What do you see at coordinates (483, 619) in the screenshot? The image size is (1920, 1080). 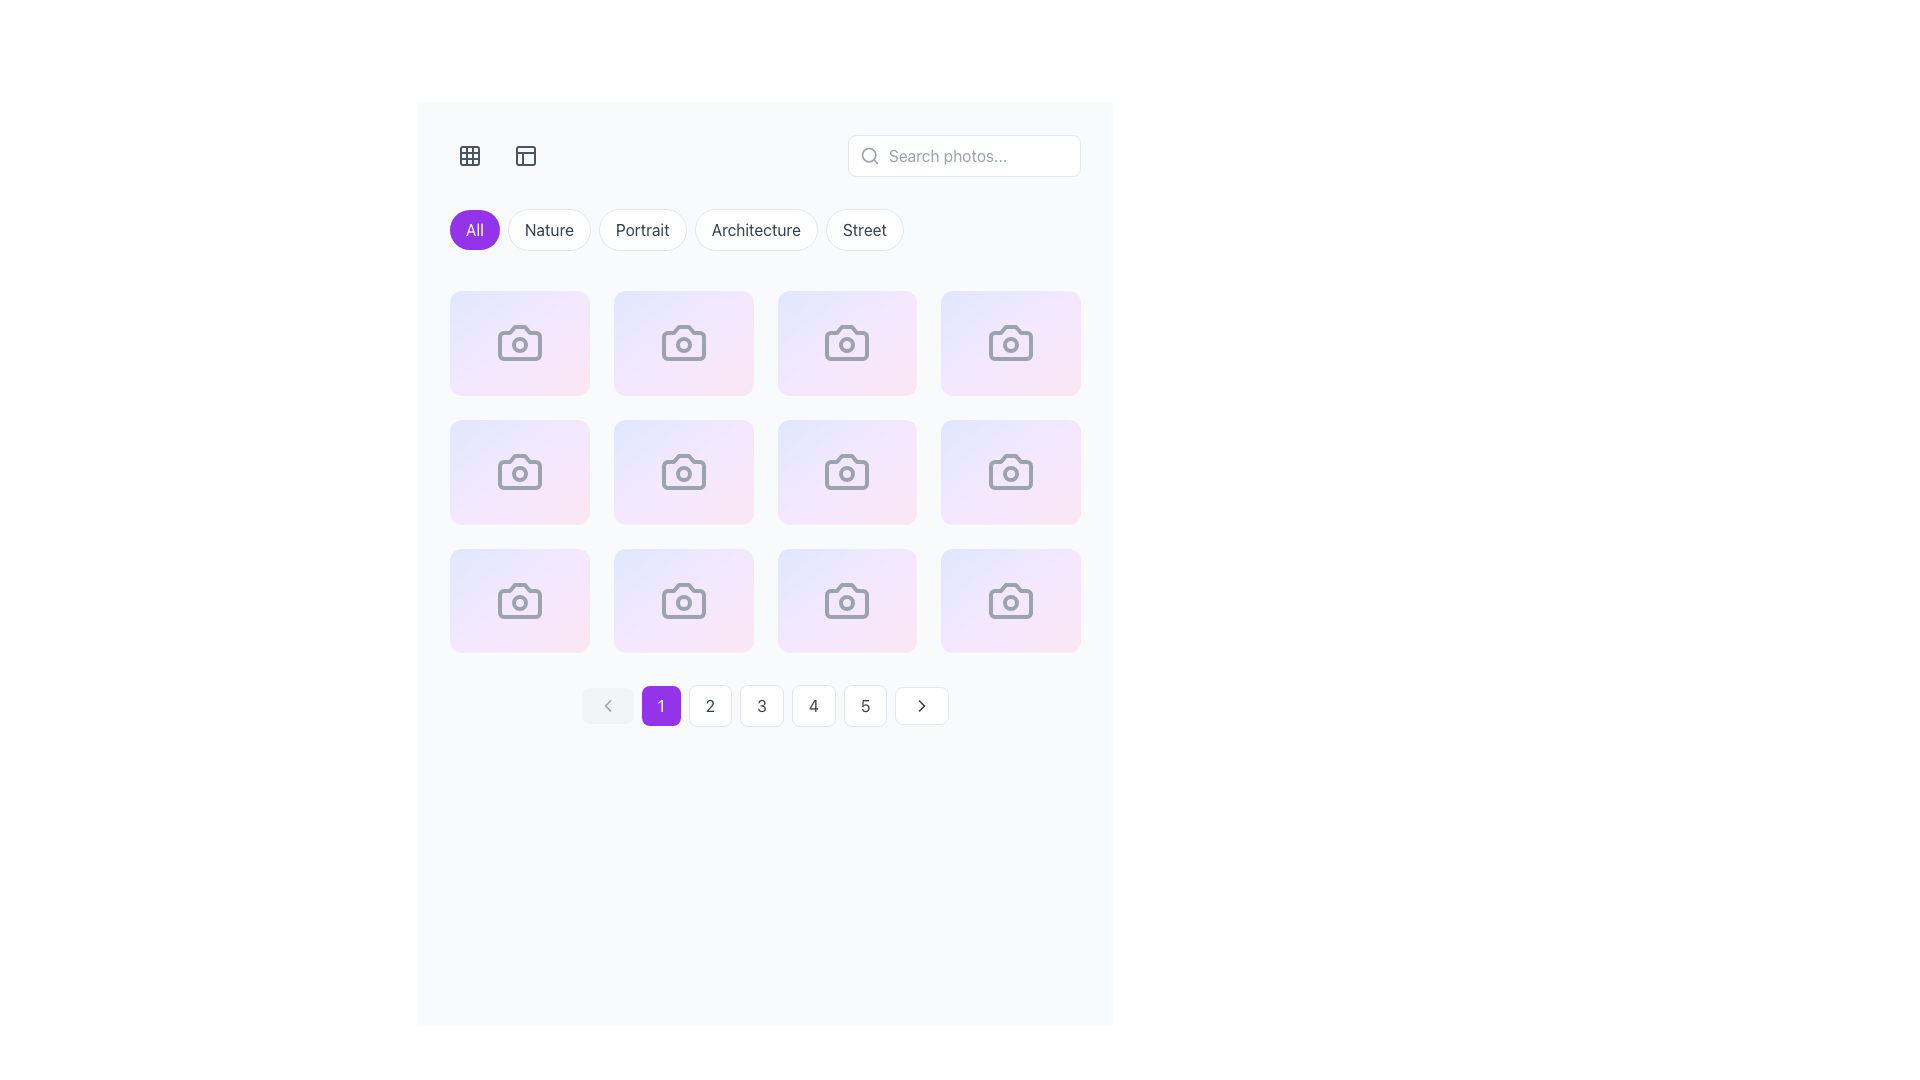 I see `the heart icon` at bounding box center [483, 619].